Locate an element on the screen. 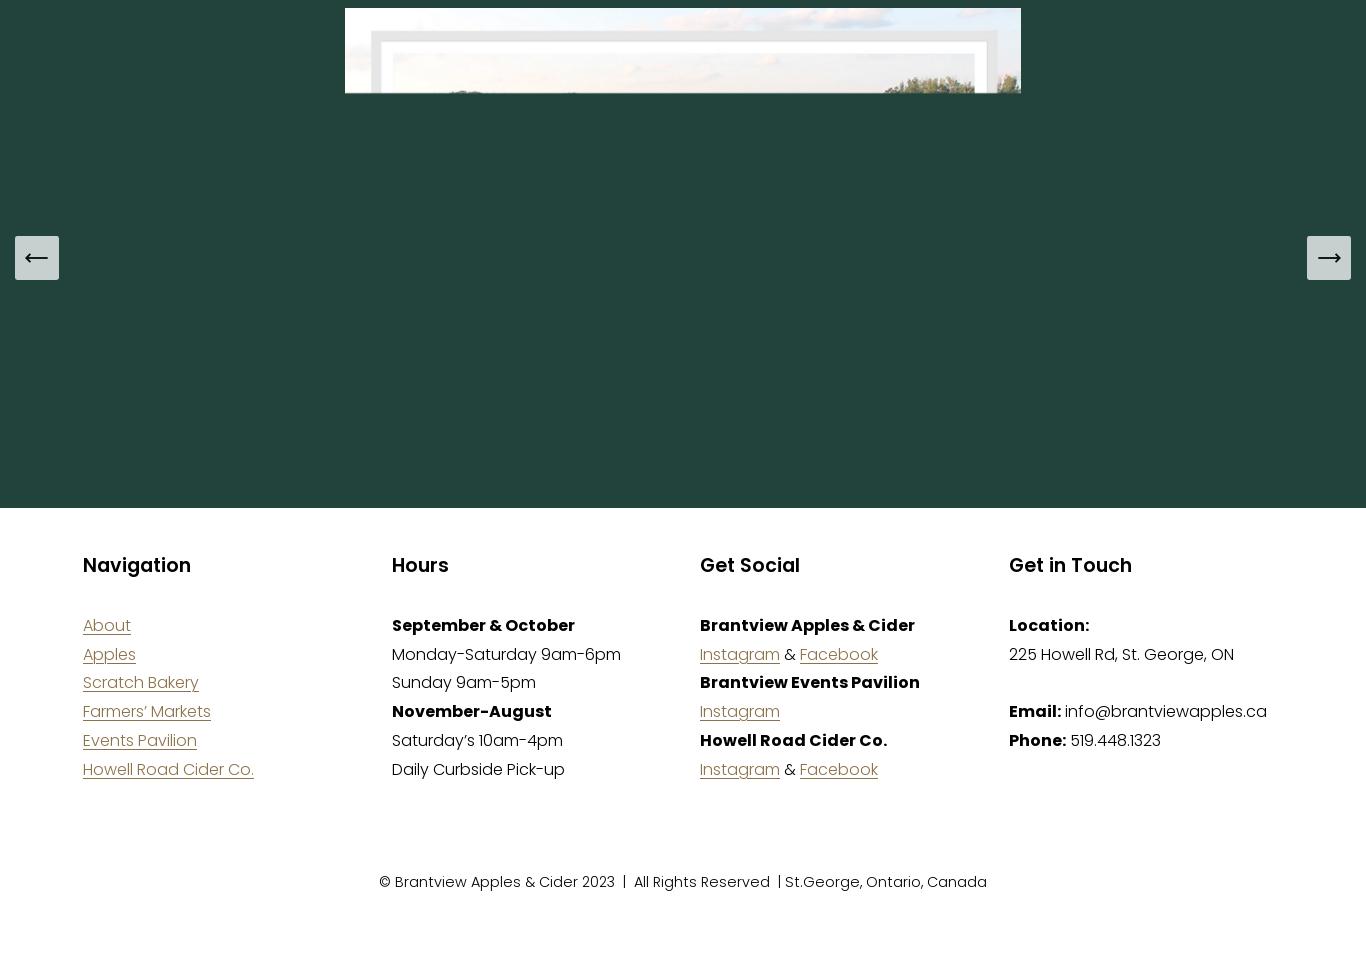 The height and width of the screenshot is (954, 1366). '© Brantview Apples & Cider 2023  |  All Rights Reserved  | St.George, Ontario, Canada' is located at coordinates (683, 881).